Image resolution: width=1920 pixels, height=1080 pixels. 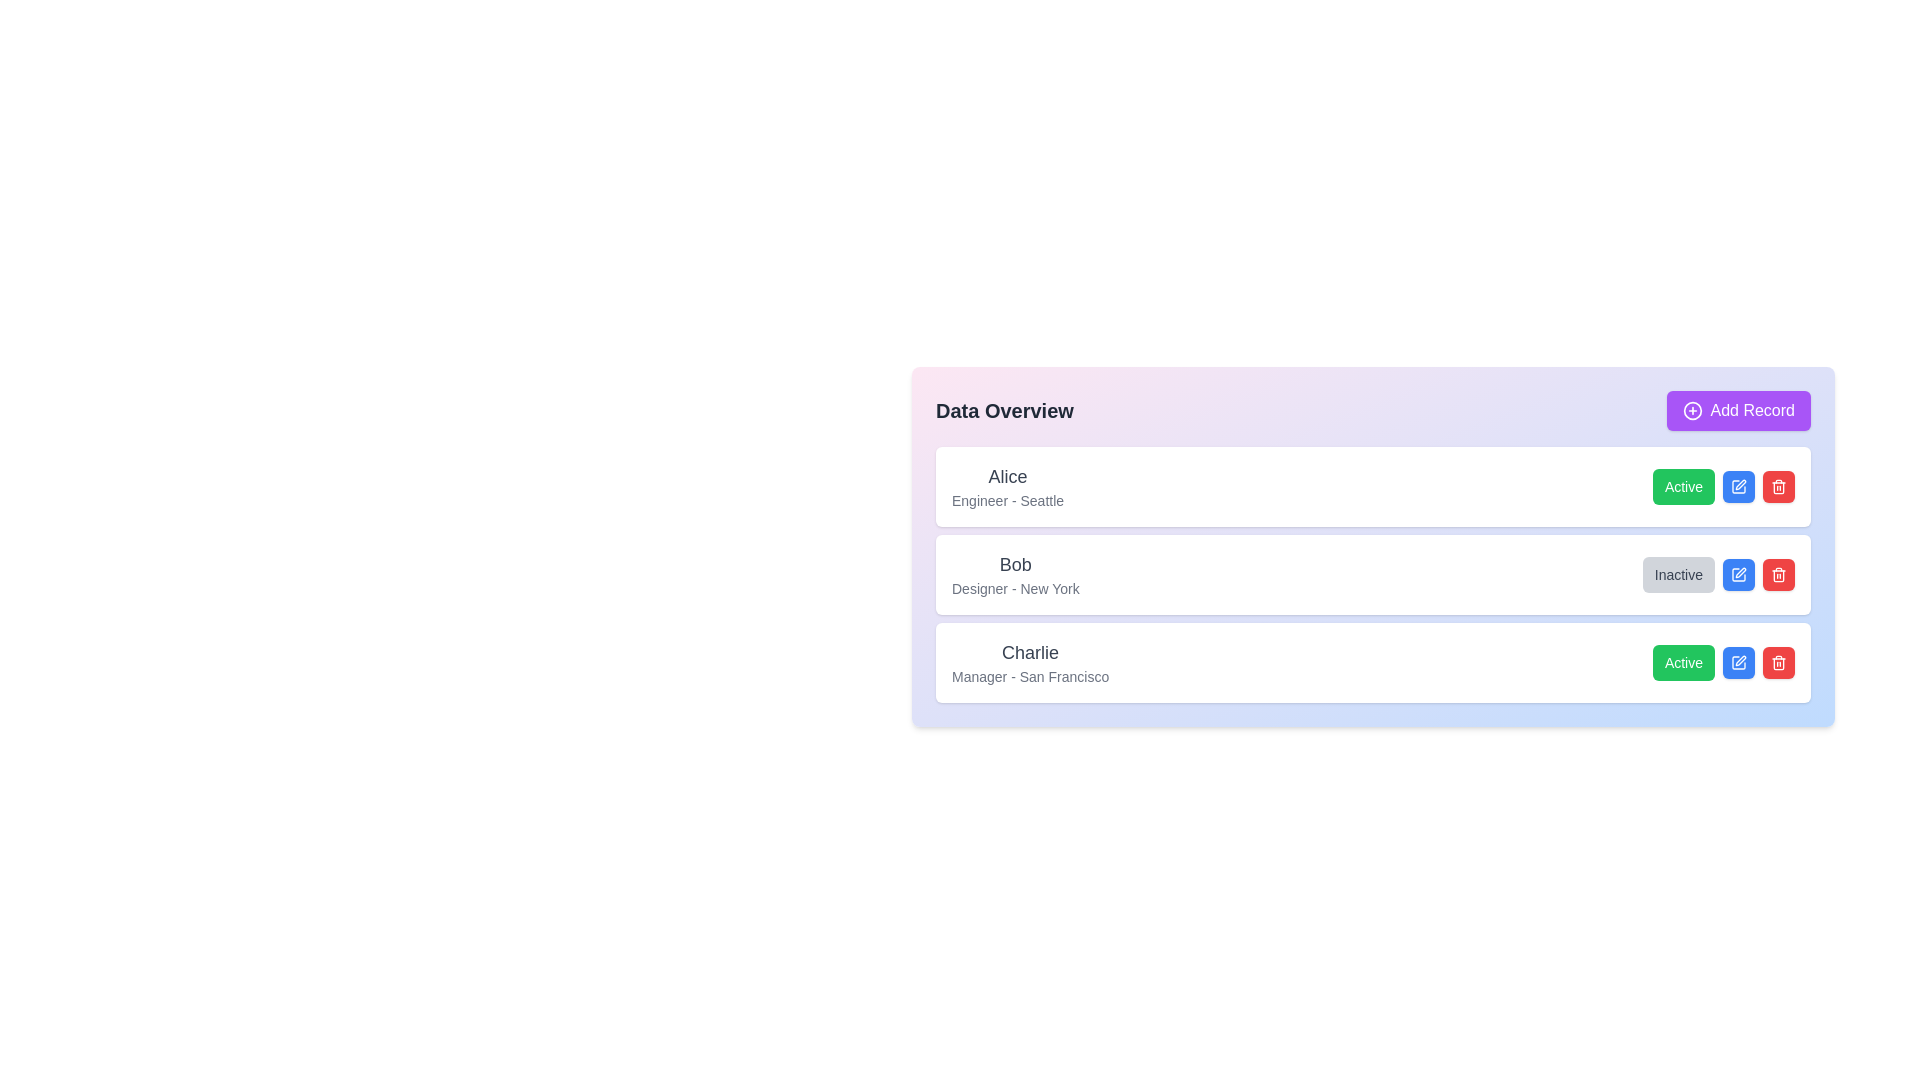 What do you see at coordinates (1683, 663) in the screenshot?
I see `the green rectangular button labeled 'Active'` at bounding box center [1683, 663].